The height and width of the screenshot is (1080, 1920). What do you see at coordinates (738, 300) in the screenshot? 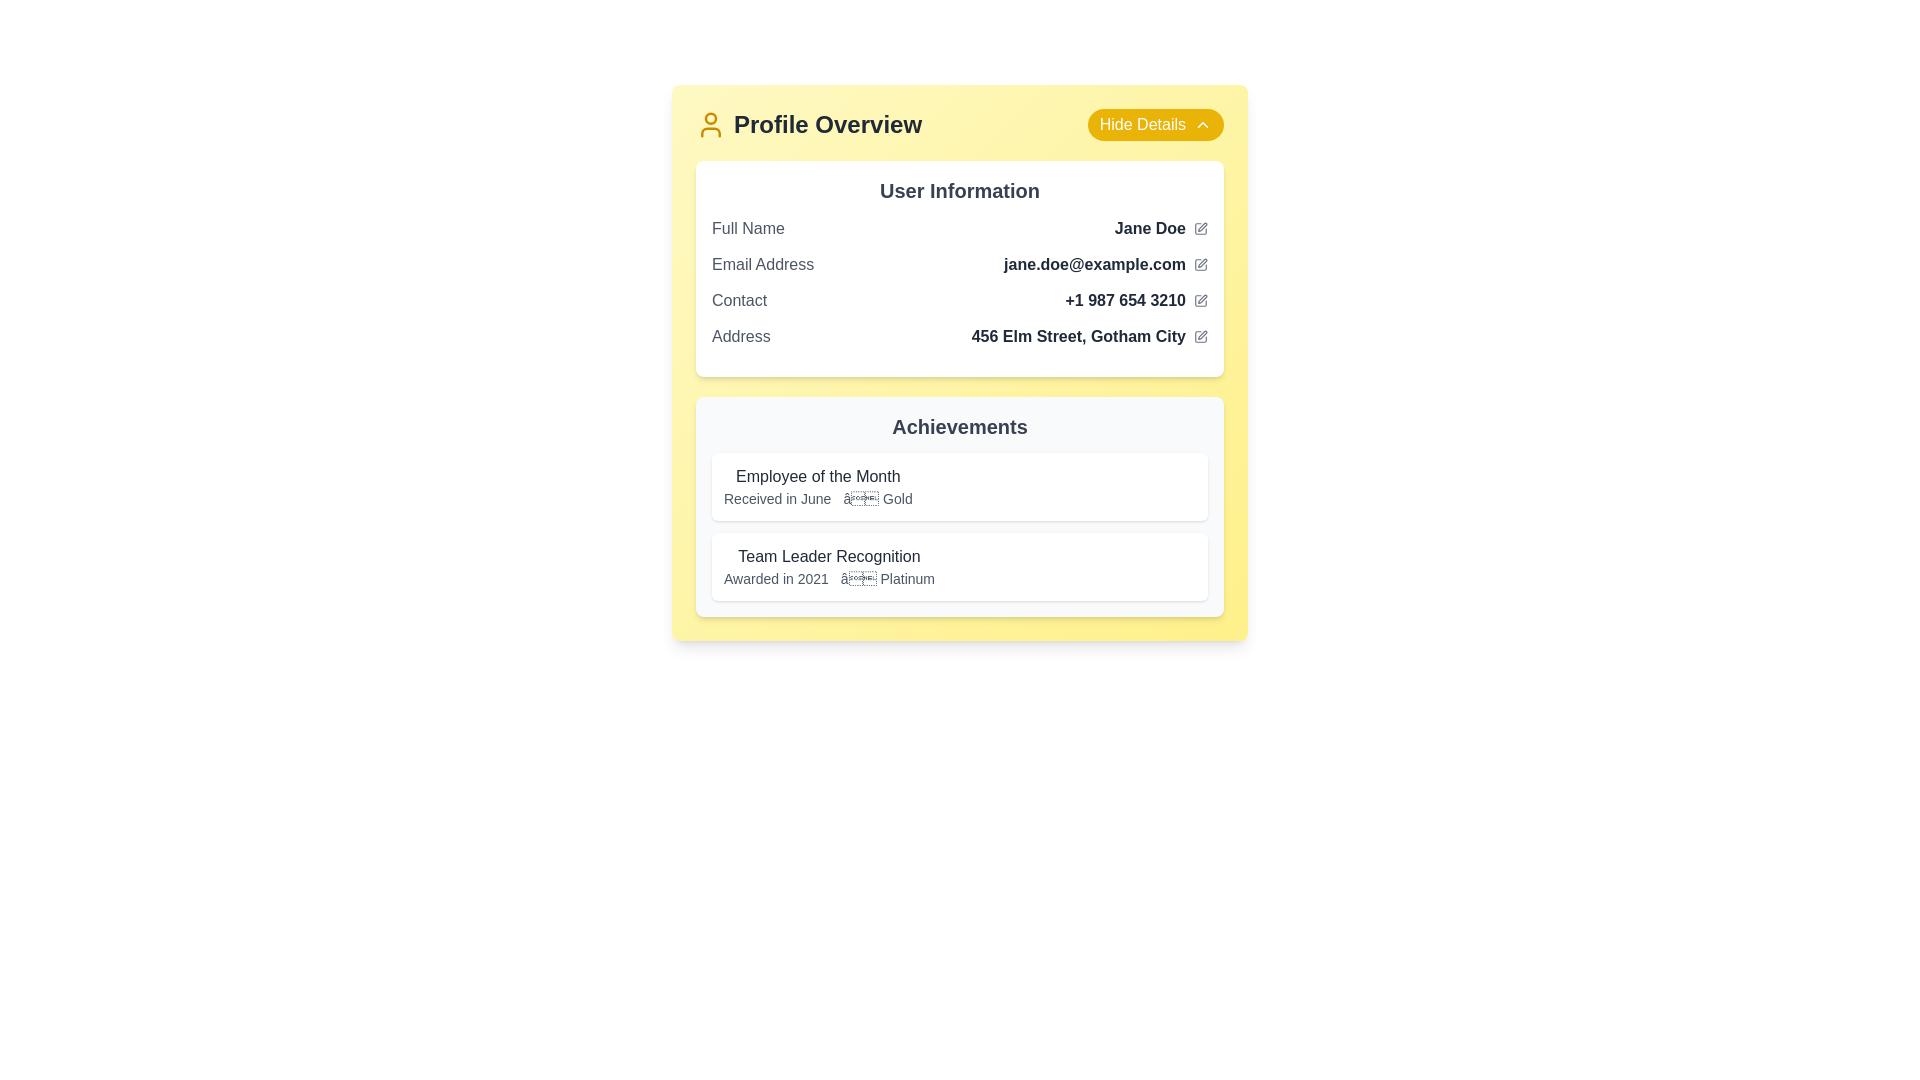
I see `the 'Contact' label, which describes the associated contact information, located to the left of the phone number text '+1 987 654 3210'` at bounding box center [738, 300].